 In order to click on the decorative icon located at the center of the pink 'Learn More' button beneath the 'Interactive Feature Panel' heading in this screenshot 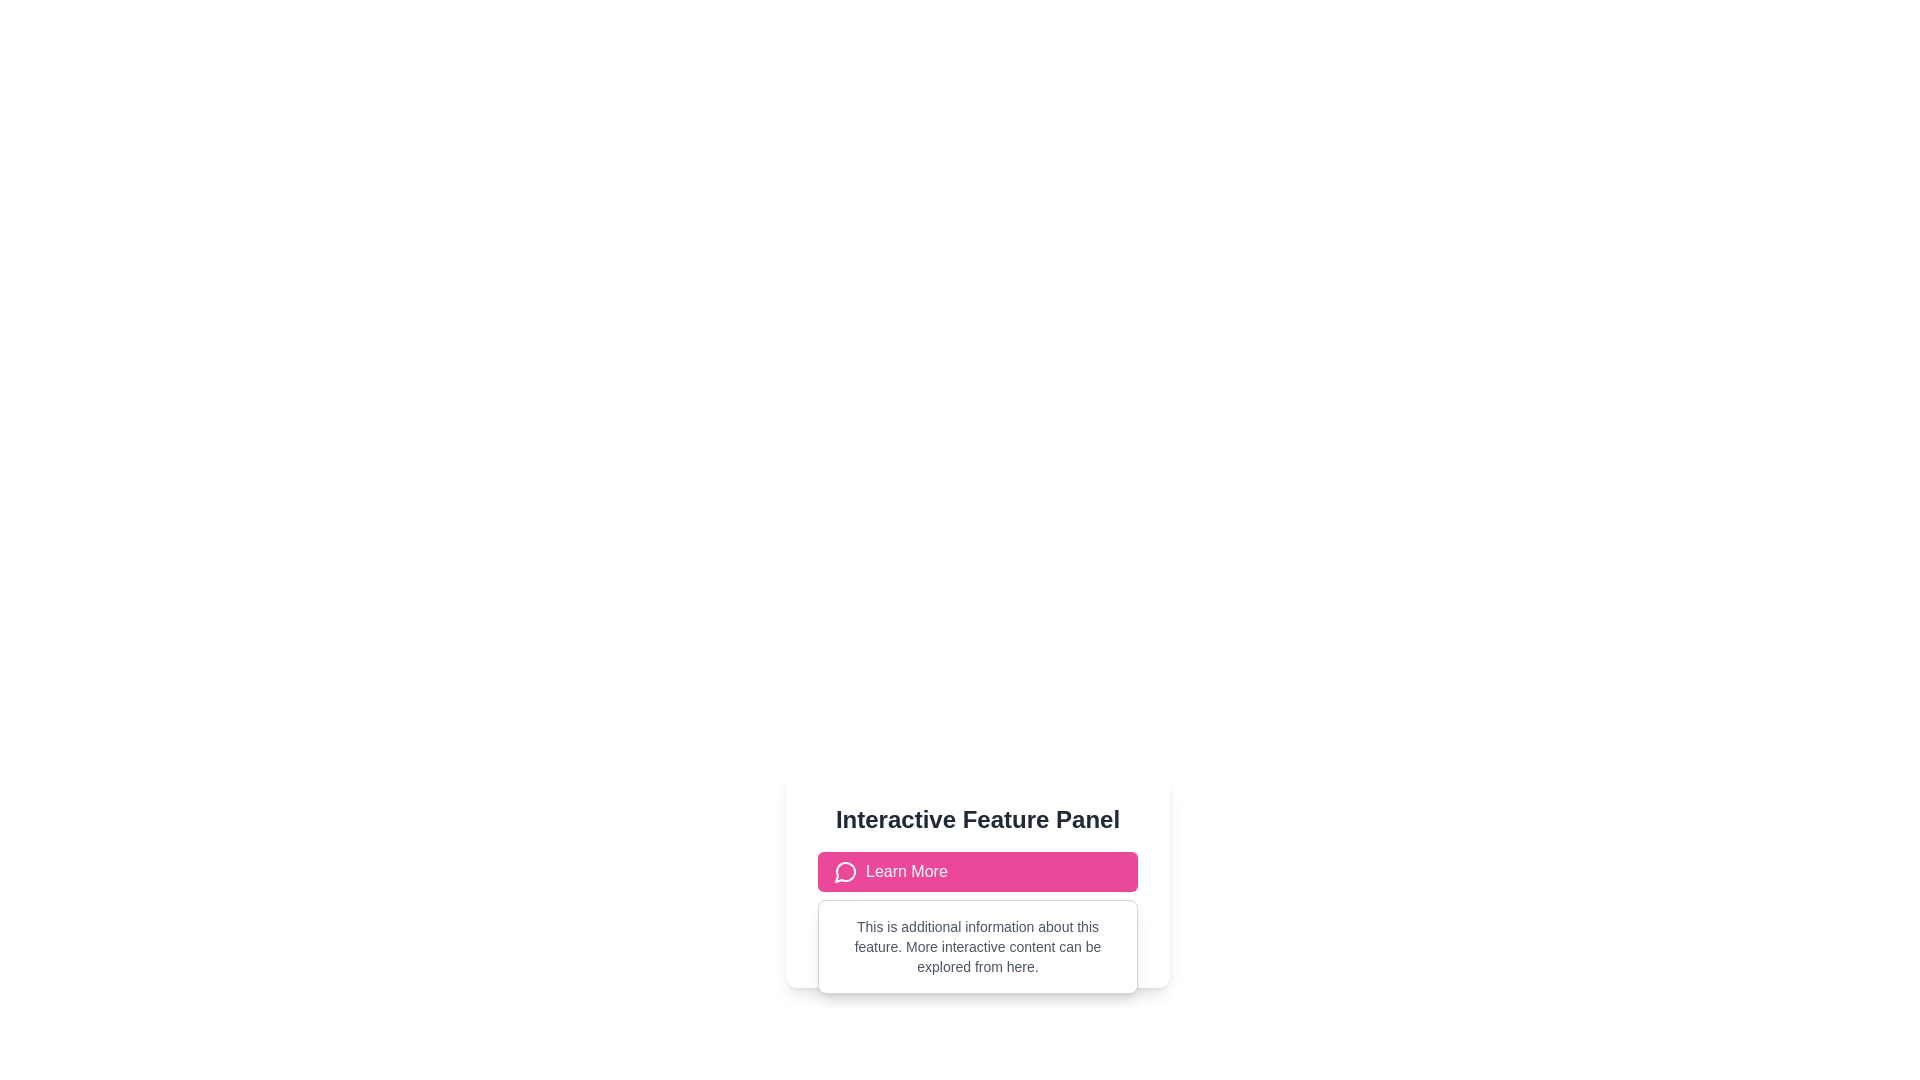, I will do `click(845, 871)`.